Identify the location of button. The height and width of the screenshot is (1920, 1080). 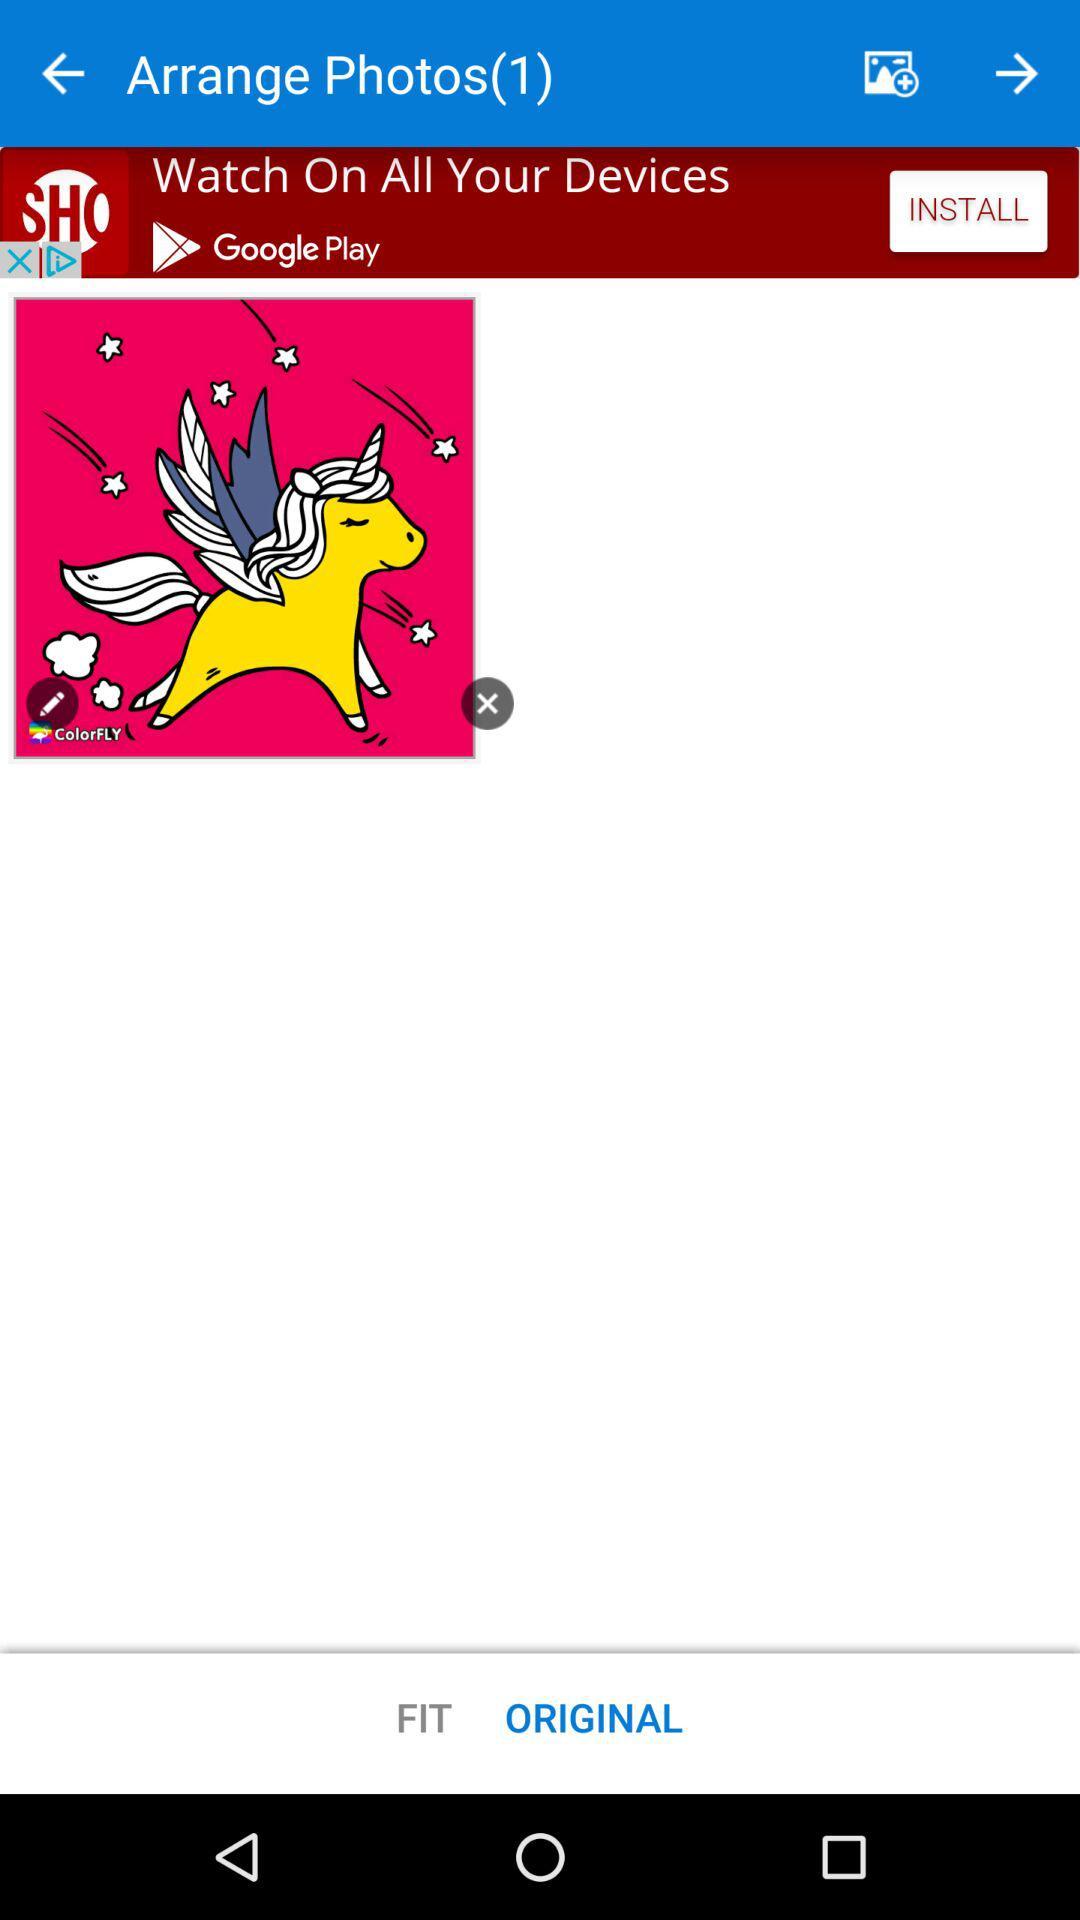
(487, 703).